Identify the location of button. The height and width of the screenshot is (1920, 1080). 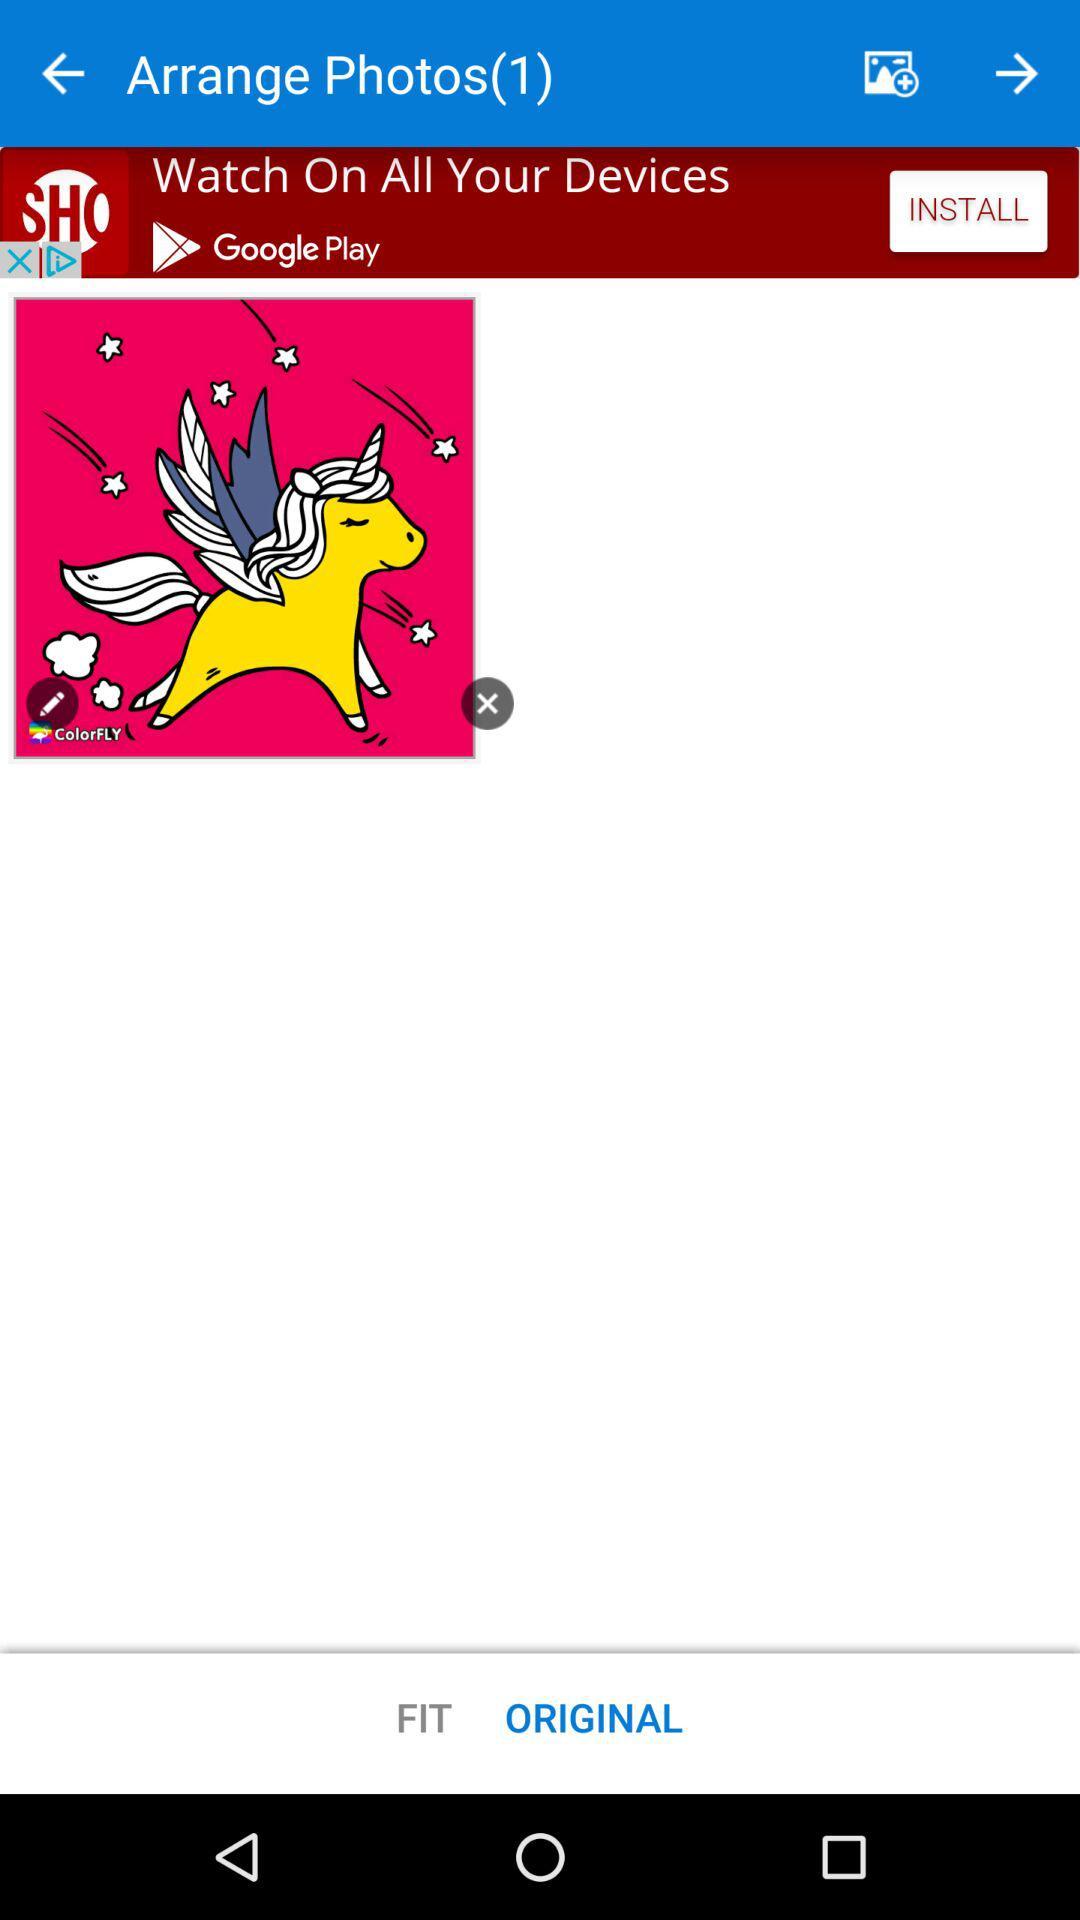
(487, 703).